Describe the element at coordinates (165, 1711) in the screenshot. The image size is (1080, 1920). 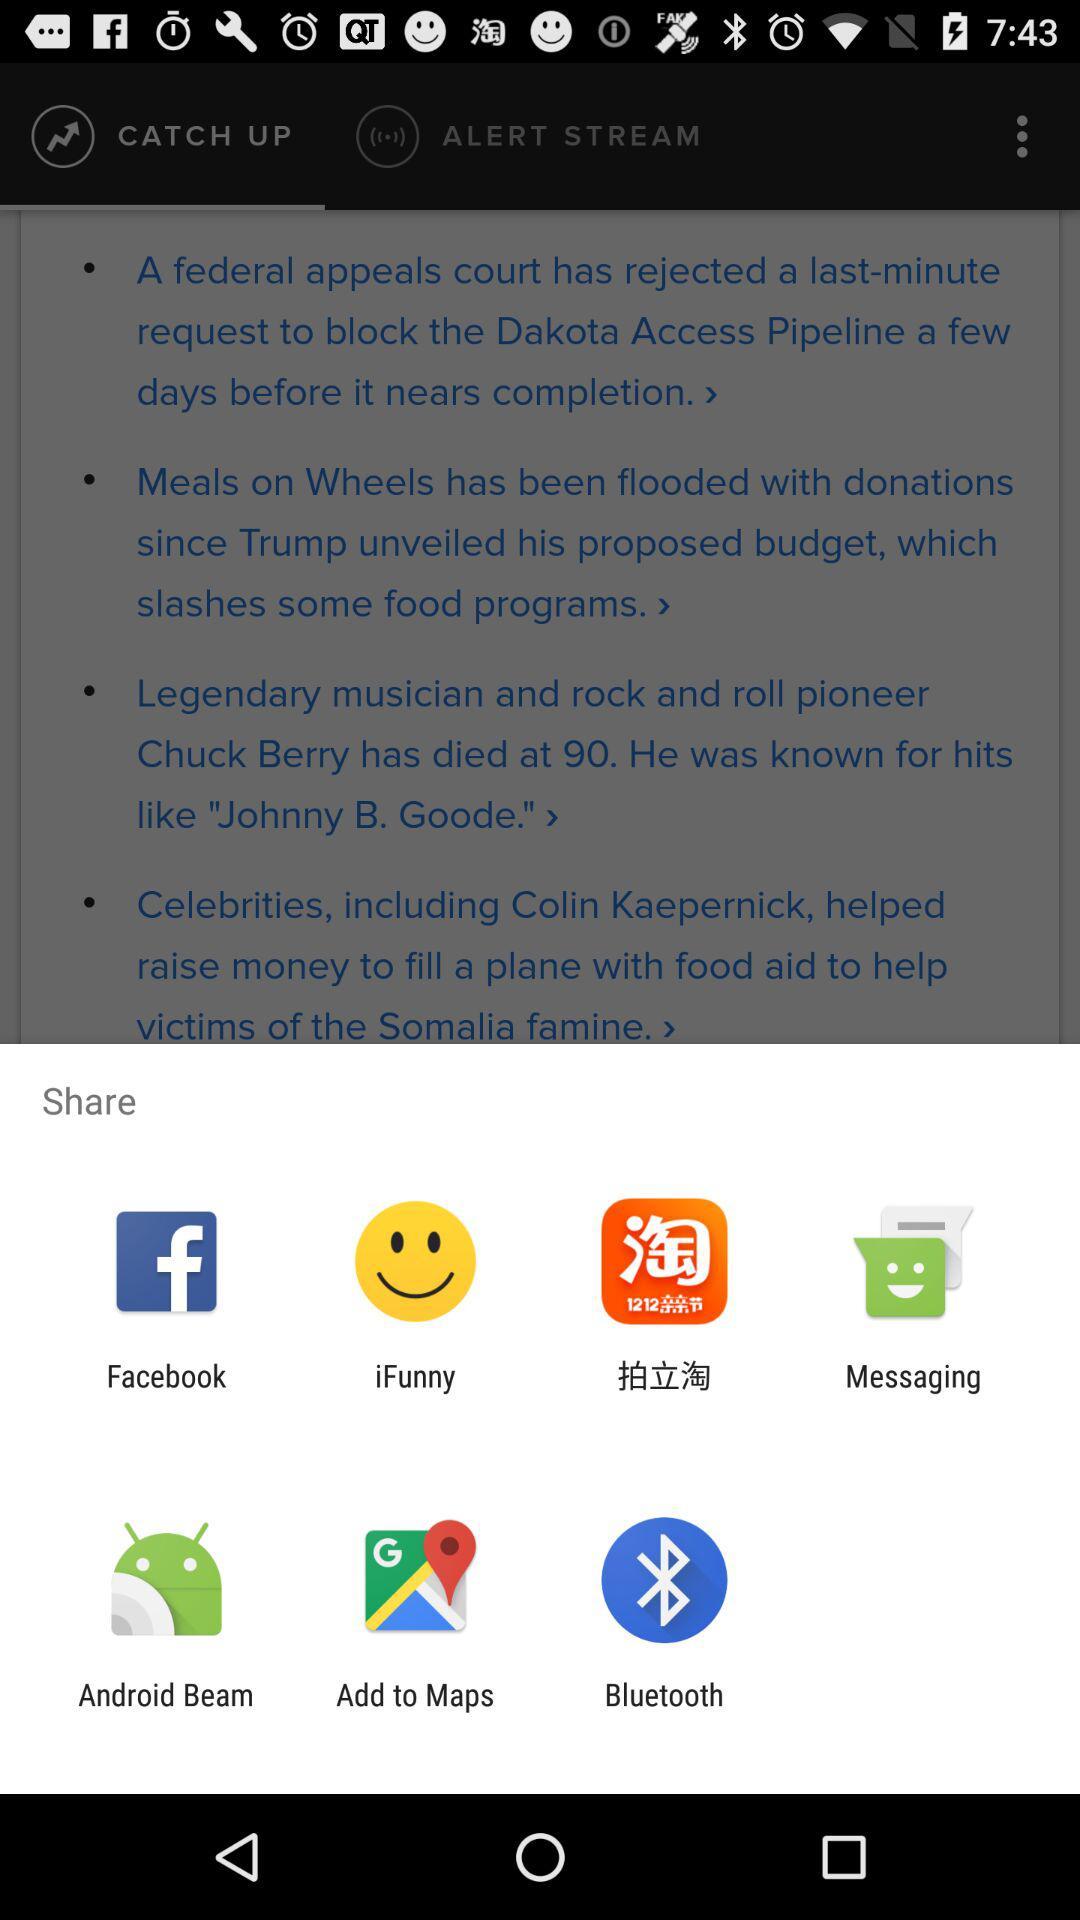
I see `android beam icon` at that location.